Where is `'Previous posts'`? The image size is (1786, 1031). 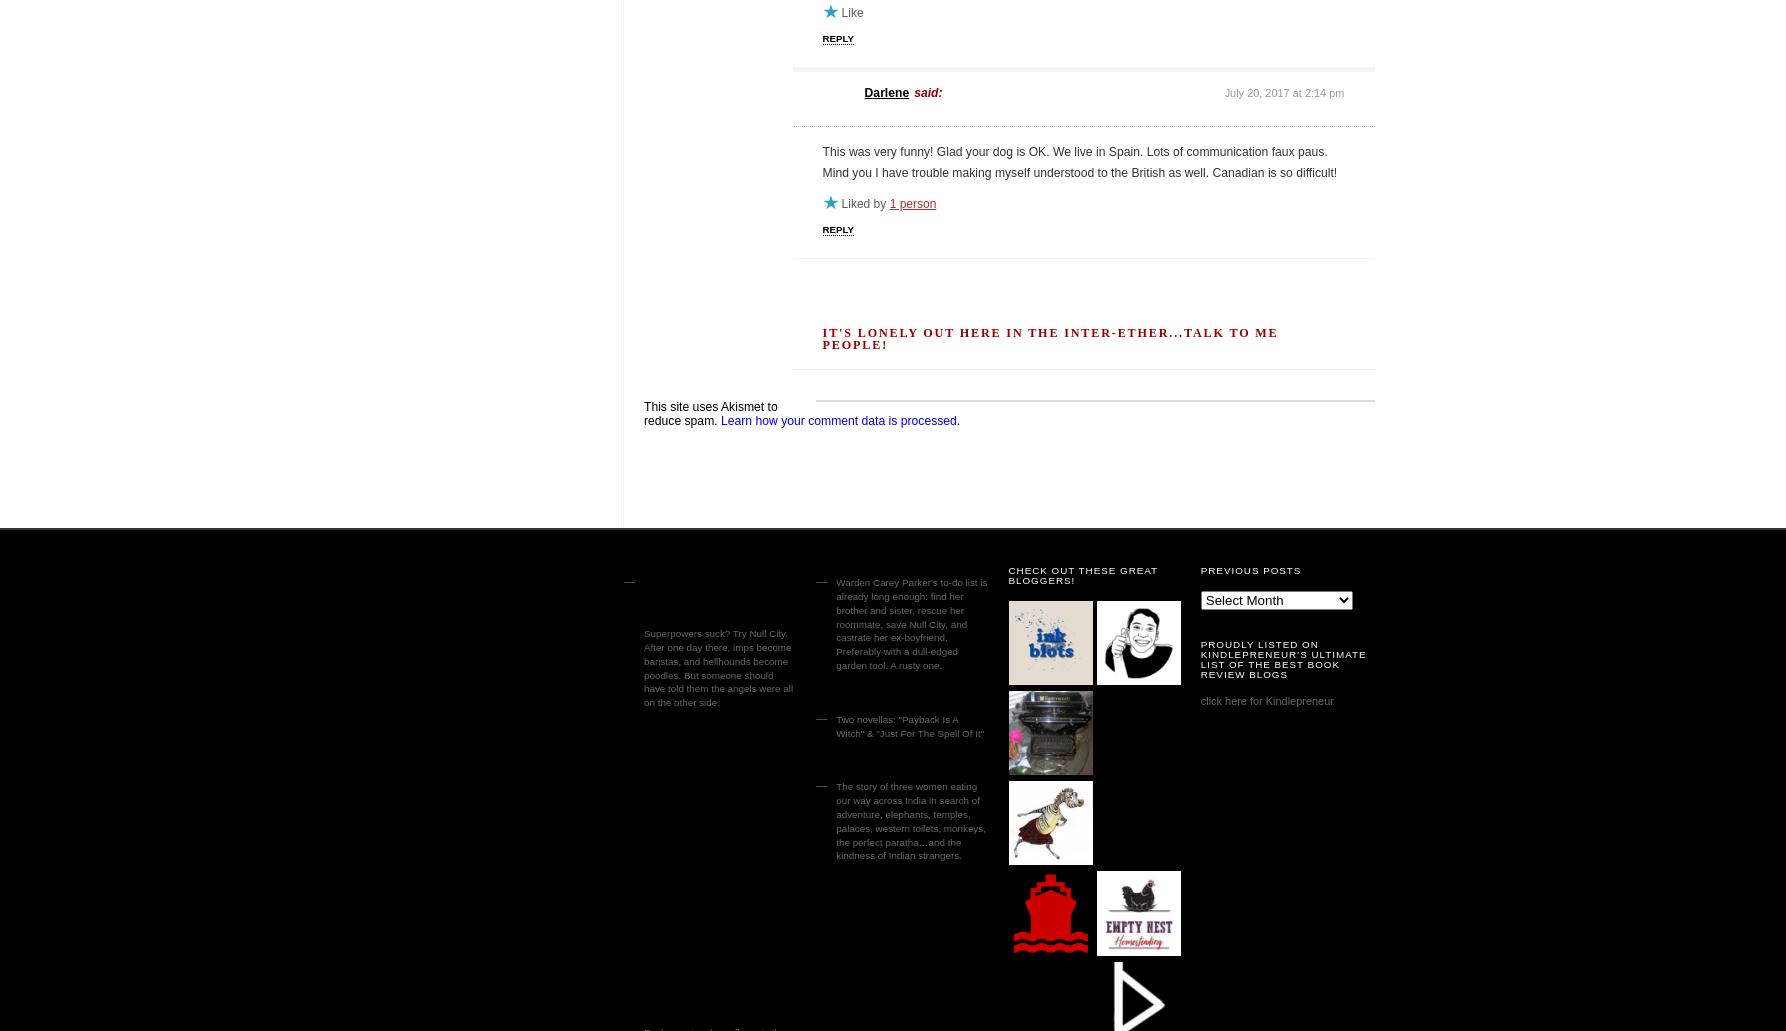 'Previous posts' is located at coordinates (1200, 569).